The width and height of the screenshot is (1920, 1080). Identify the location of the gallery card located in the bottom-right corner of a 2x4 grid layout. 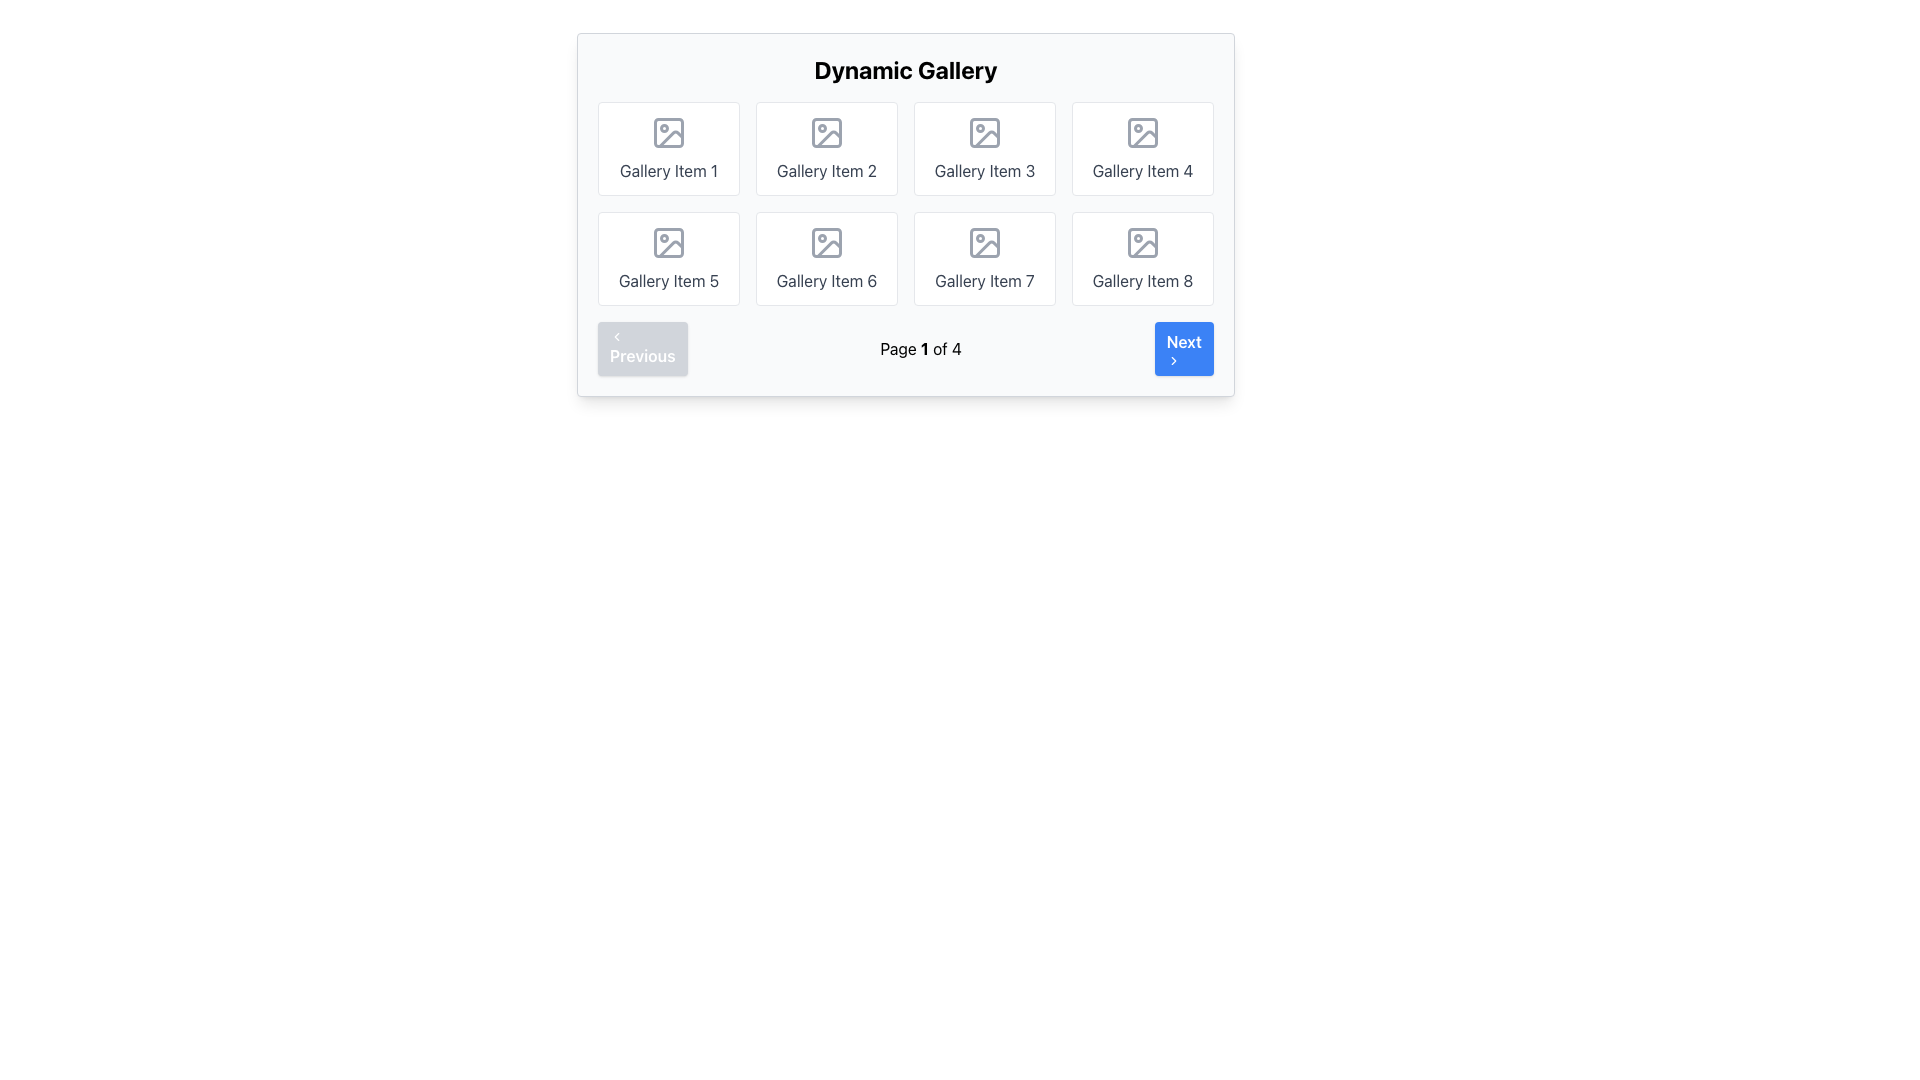
(1142, 257).